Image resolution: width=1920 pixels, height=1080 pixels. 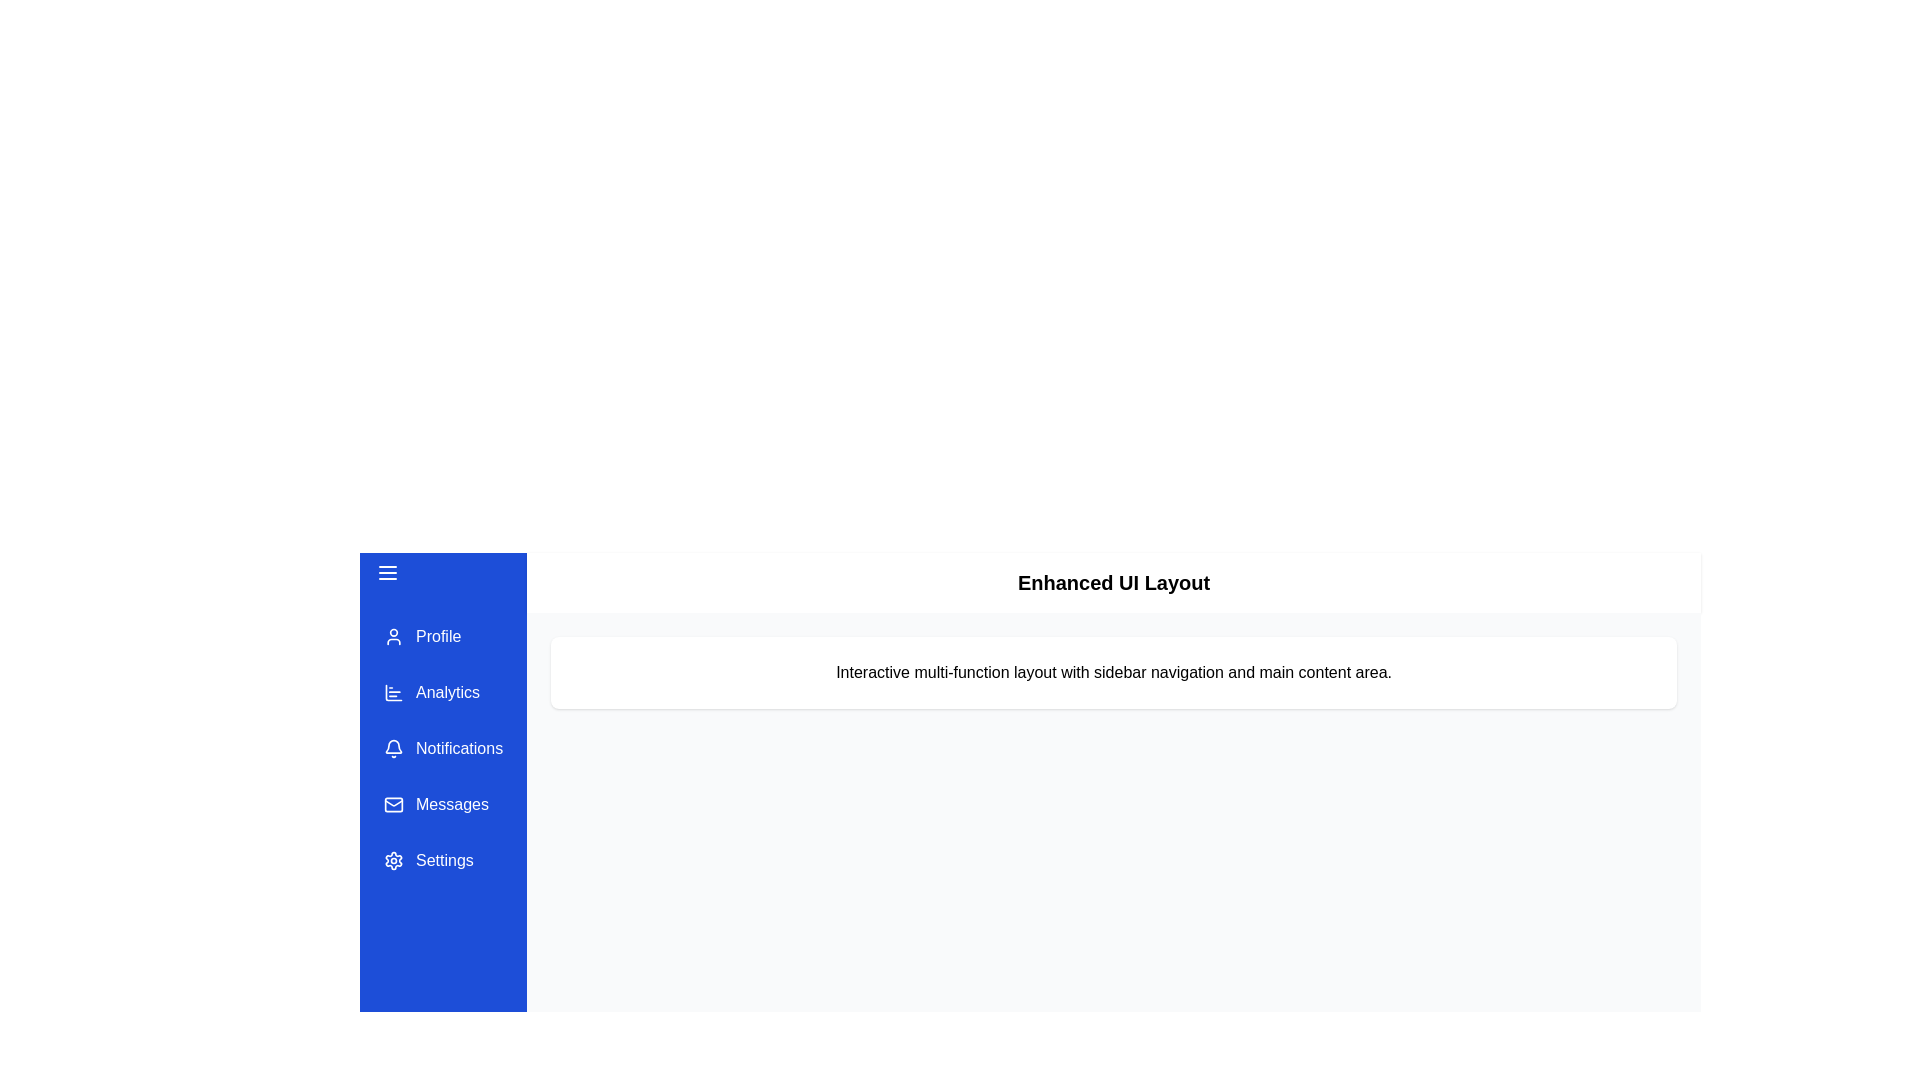 What do you see at coordinates (393, 804) in the screenshot?
I see `the envelope icon representing messages, which is outlined with a rounded rectangular shape, located in the sidebar's 'Messages' menu item` at bounding box center [393, 804].